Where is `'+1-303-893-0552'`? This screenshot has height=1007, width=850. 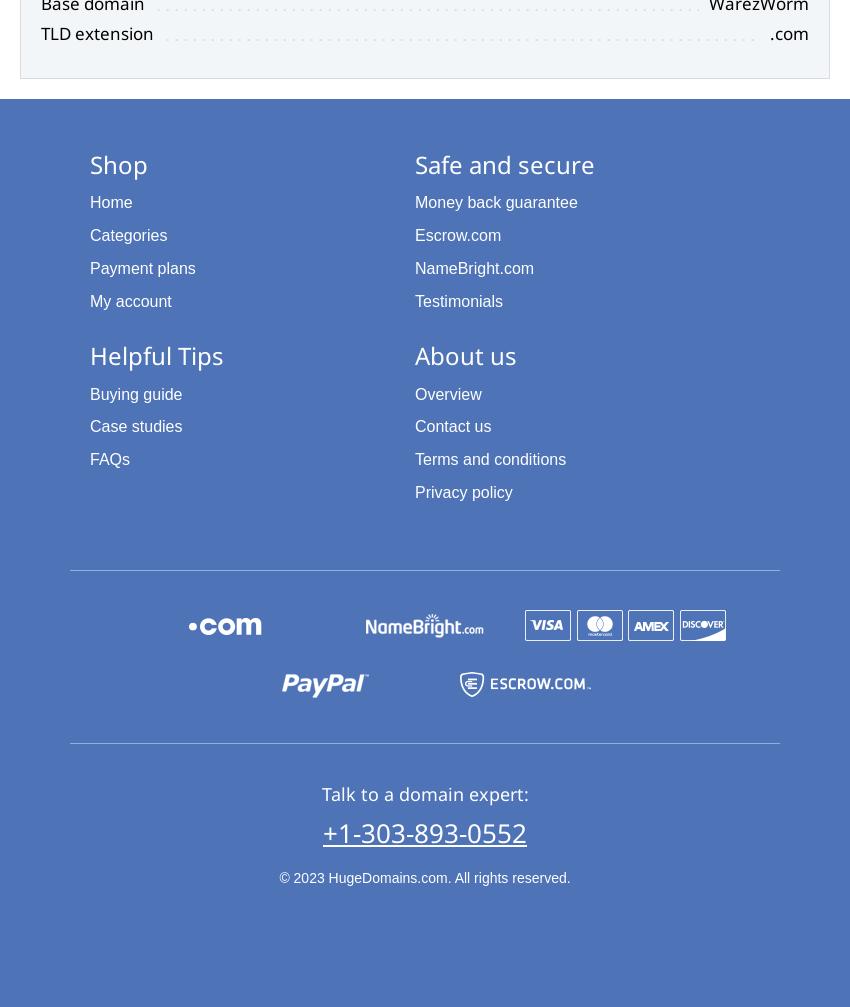
'+1-303-893-0552' is located at coordinates (425, 830).